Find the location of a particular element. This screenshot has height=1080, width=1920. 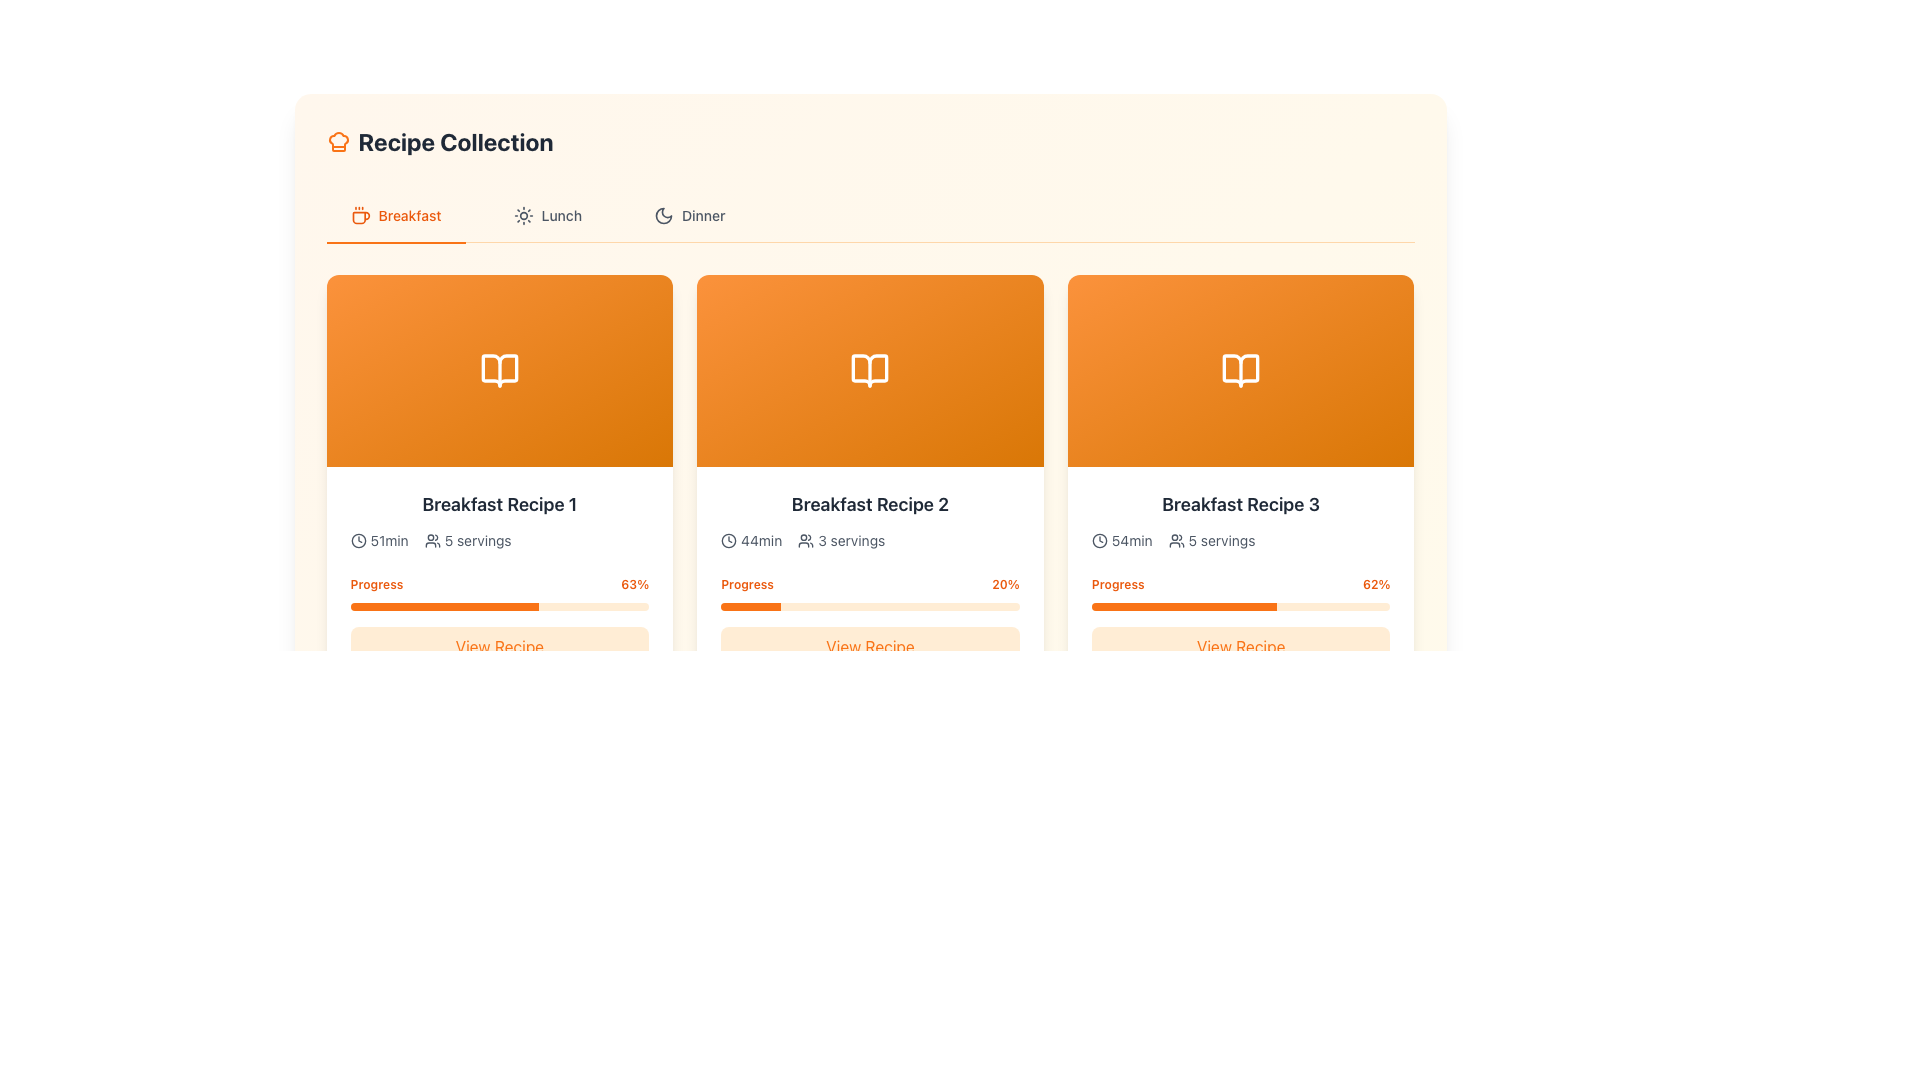

the Text Label with Icon displaying '3 servings', which is the second information block below the title 'Breakfast Recipe 2' is located at coordinates (841, 540).